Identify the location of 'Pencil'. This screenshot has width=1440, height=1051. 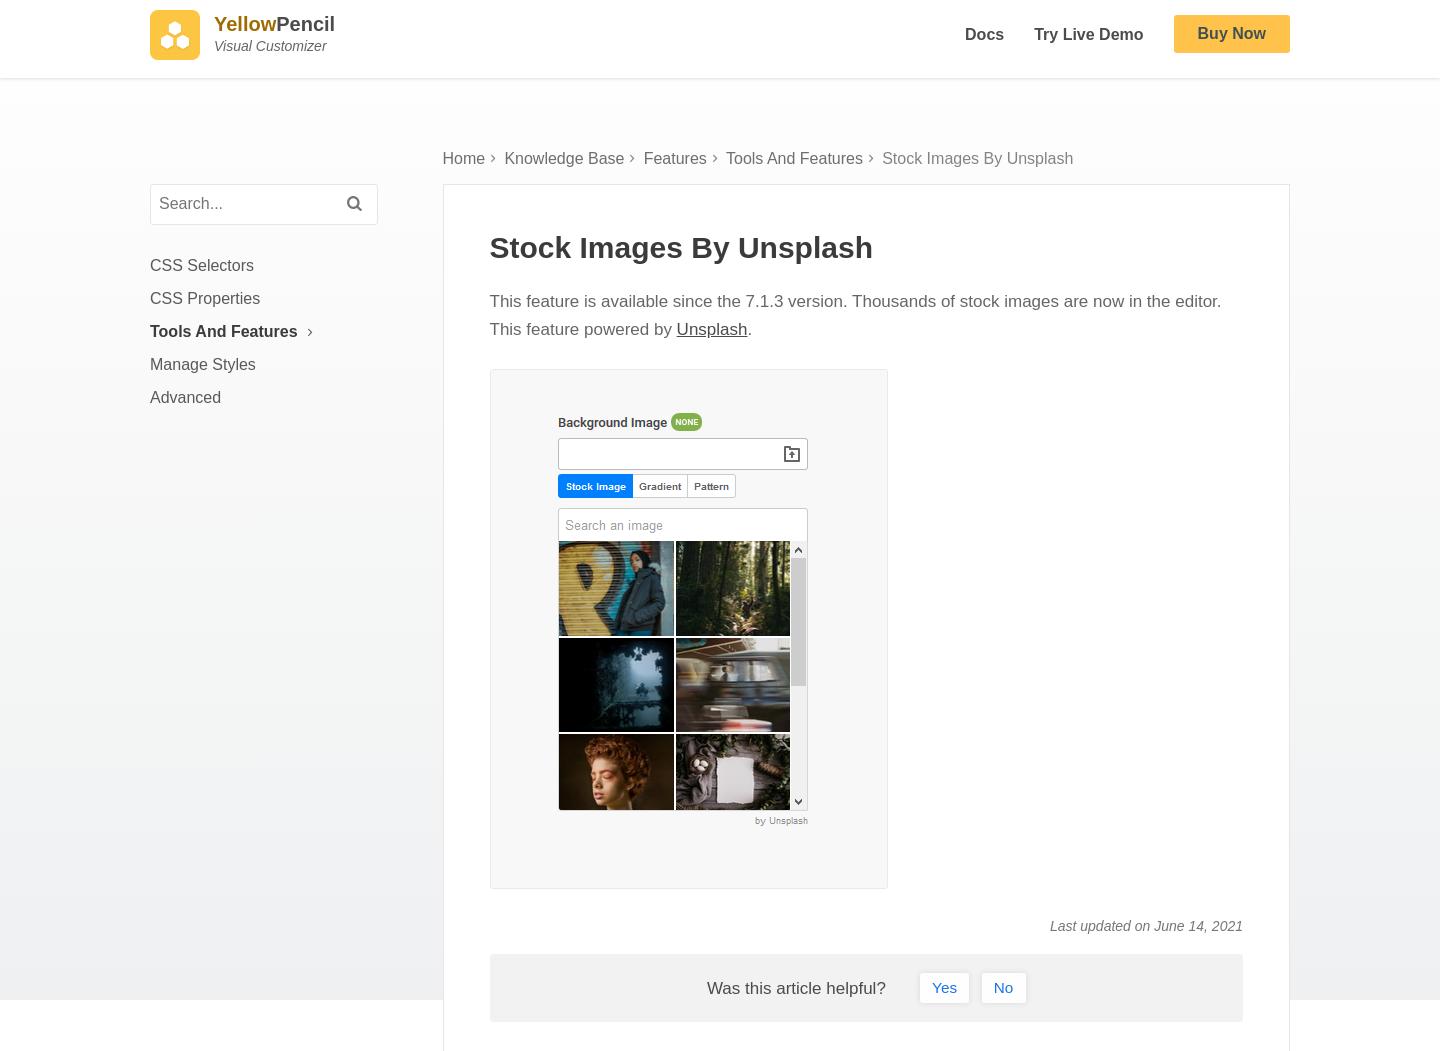
(305, 34).